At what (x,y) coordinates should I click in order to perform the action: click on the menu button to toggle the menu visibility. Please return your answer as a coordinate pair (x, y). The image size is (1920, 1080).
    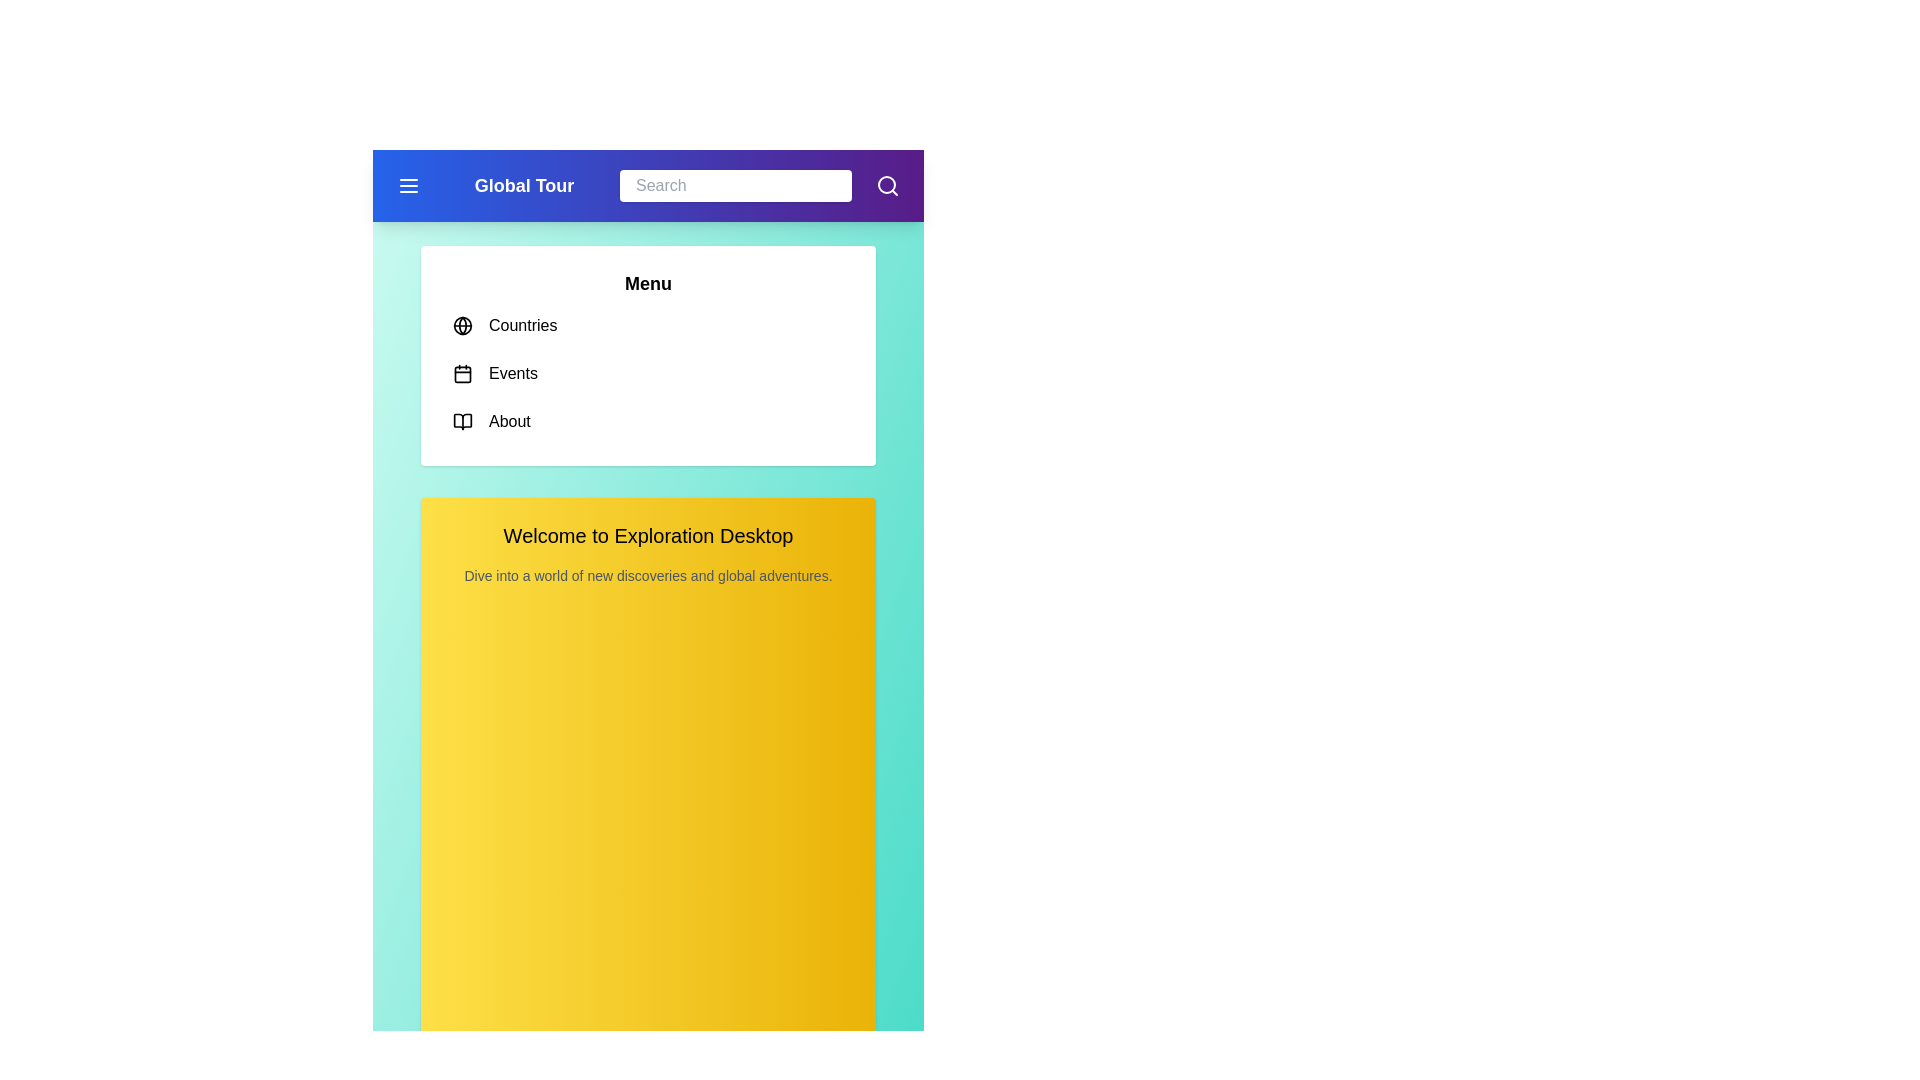
    Looking at the image, I should click on (407, 185).